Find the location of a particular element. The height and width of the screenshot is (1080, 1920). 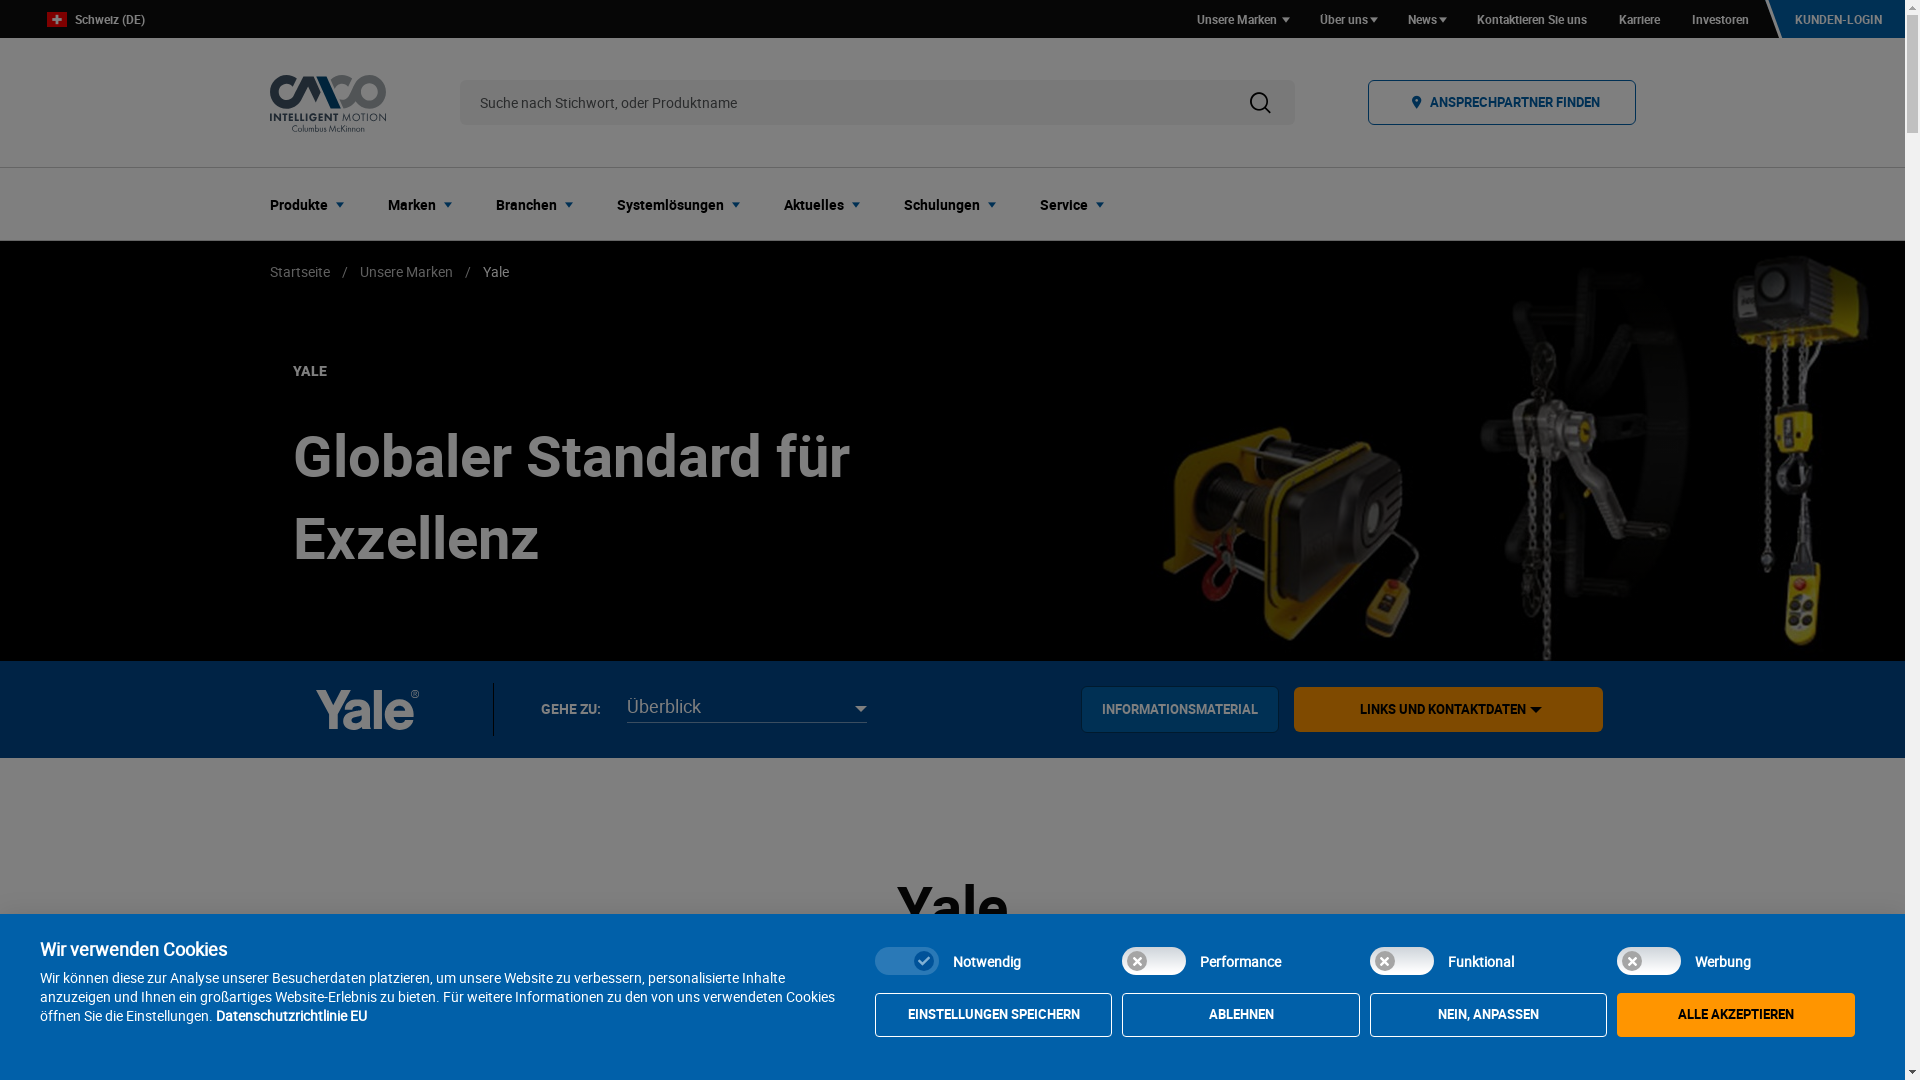

'Schulungen' is located at coordinates (954, 204).